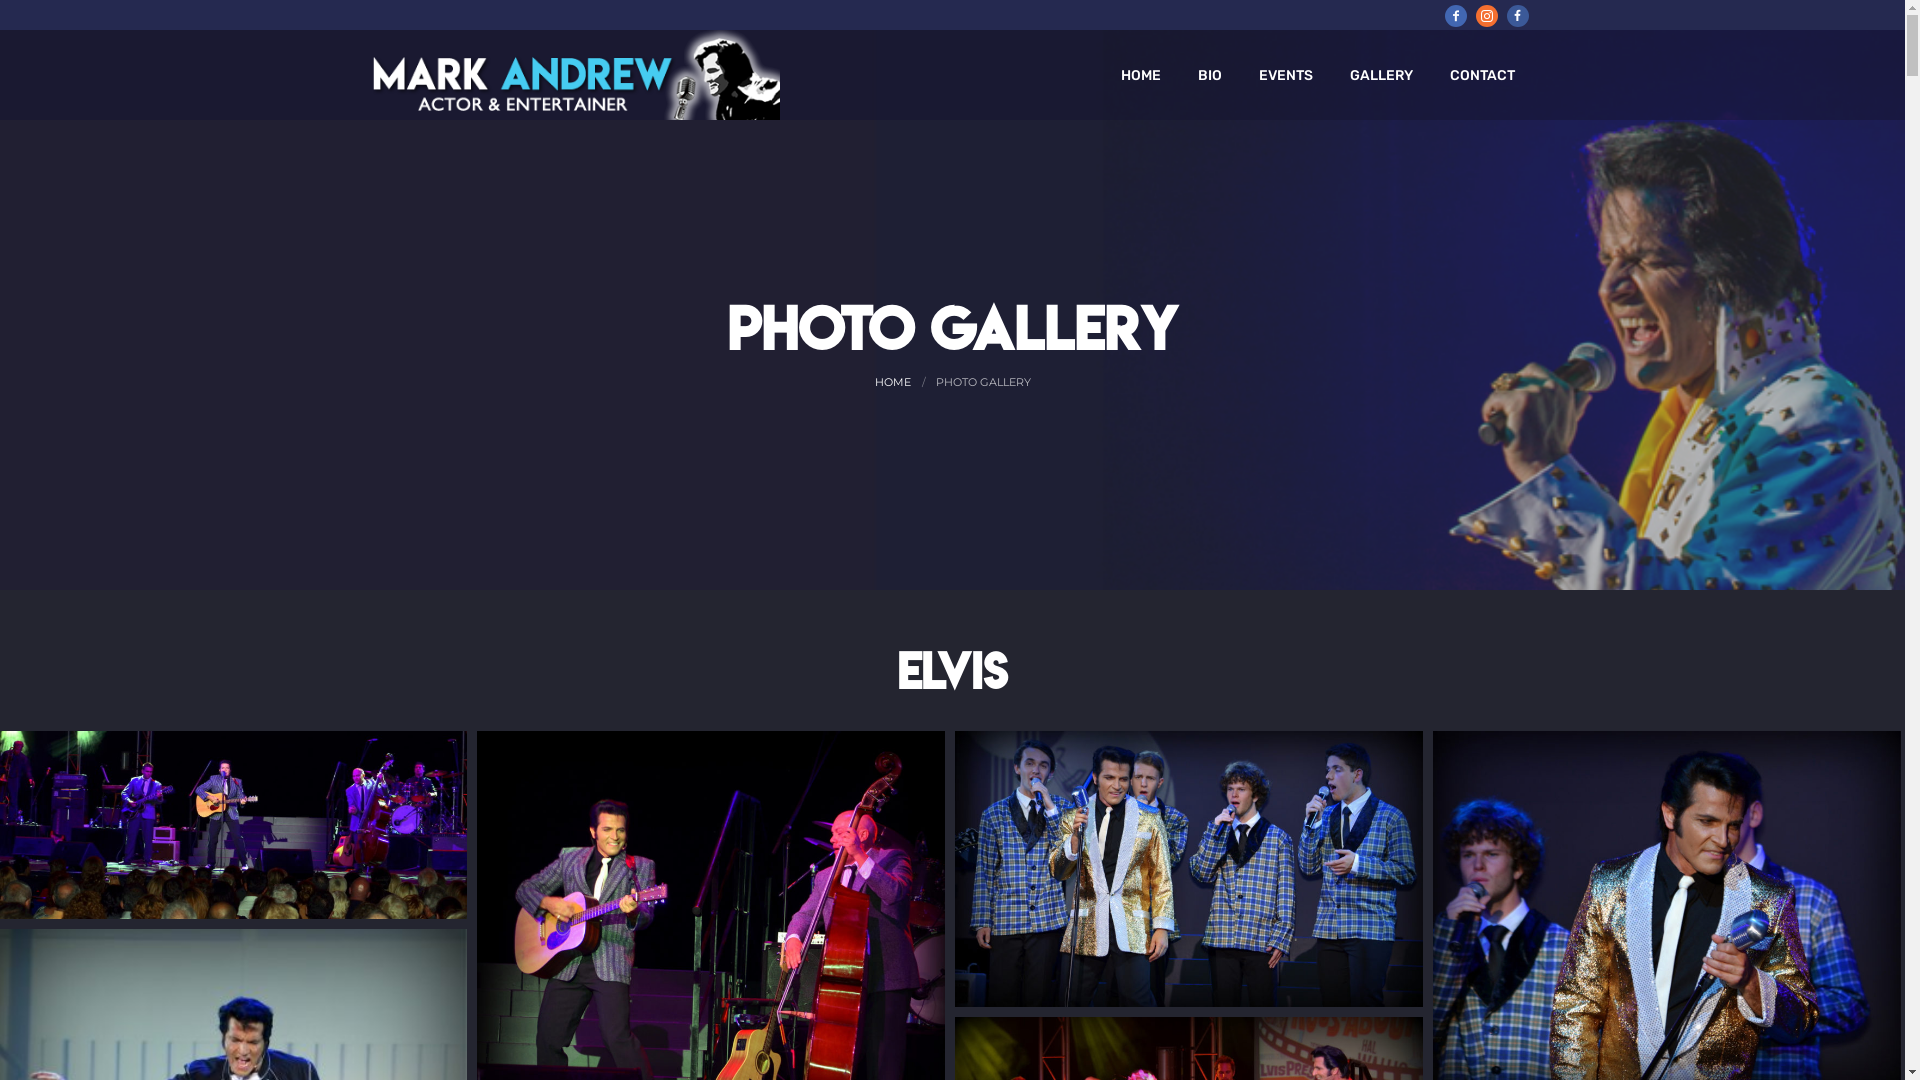 Image resolution: width=1920 pixels, height=1080 pixels. What do you see at coordinates (1140, 73) in the screenshot?
I see `'HOME'` at bounding box center [1140, 73].